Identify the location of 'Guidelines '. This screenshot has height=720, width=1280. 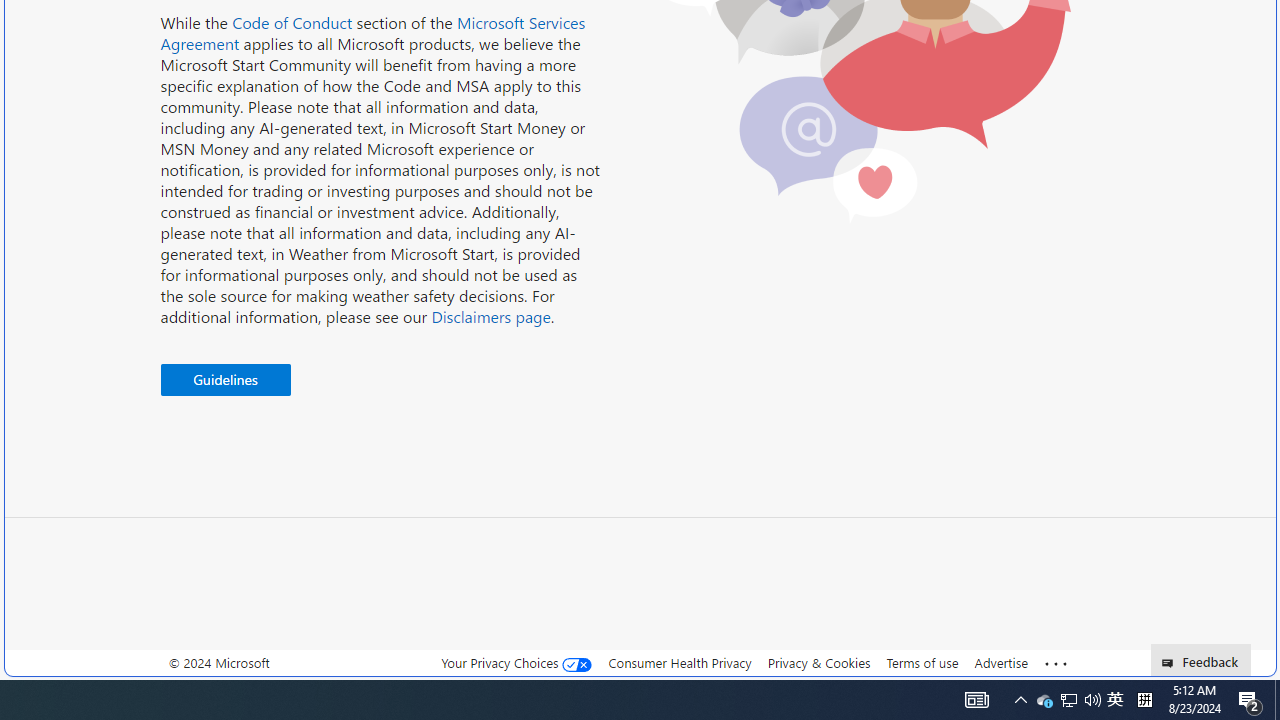
(225, 380).